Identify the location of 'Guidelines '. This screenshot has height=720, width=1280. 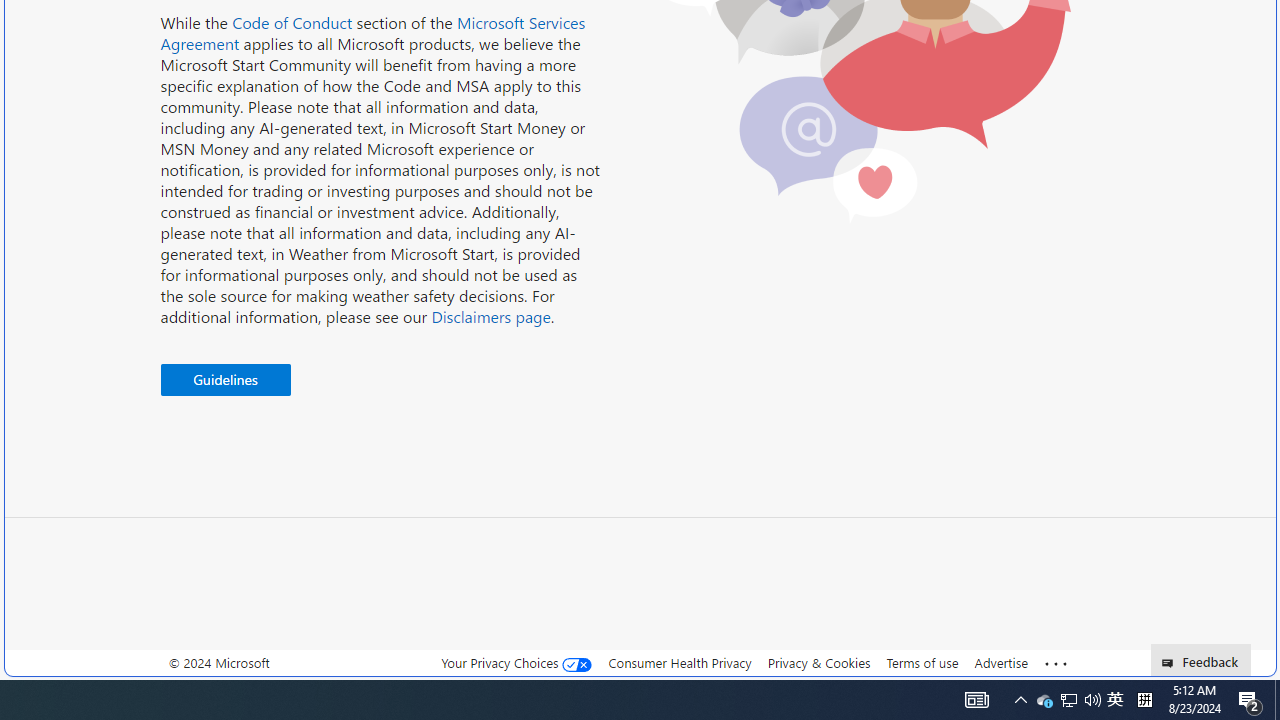
(225, 380).